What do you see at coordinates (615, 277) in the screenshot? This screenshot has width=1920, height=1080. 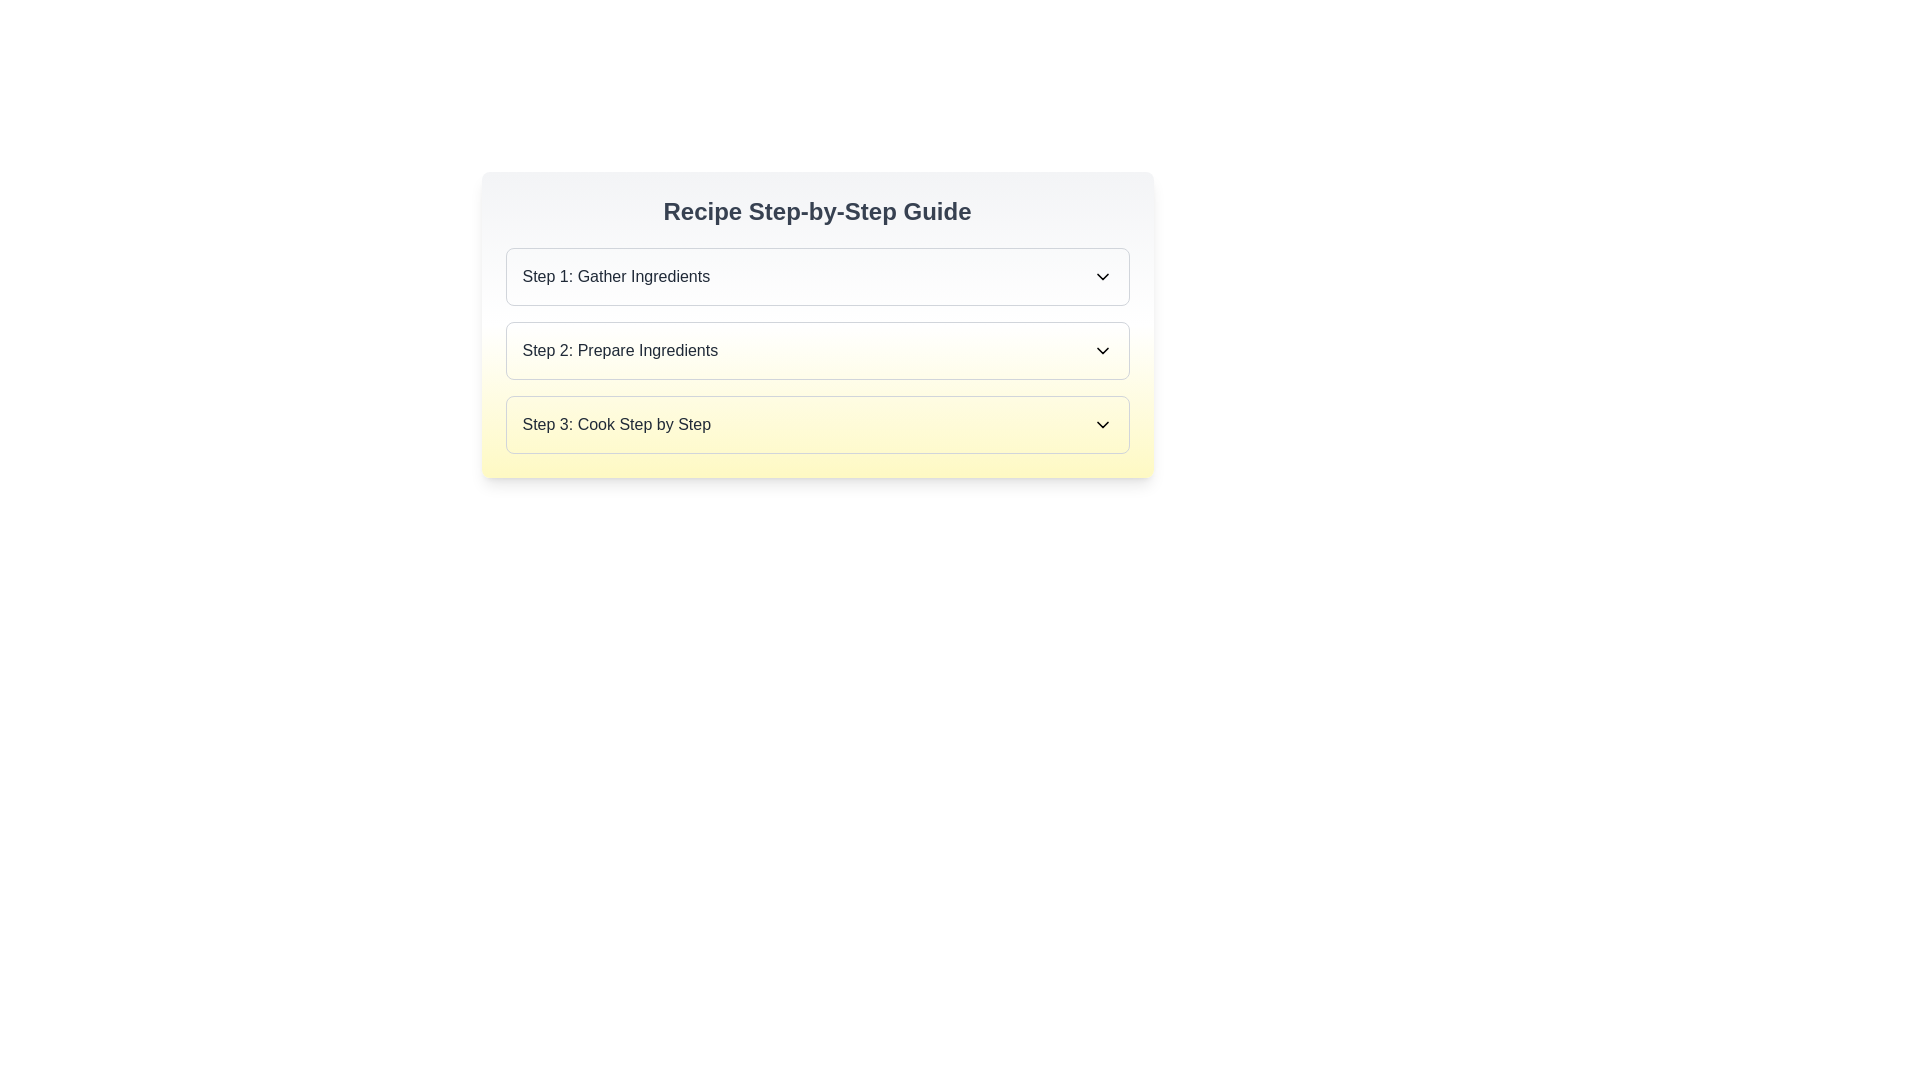 I see `the text label displaying 'Step 1: Gather Ingredients'` at bounding box center [615, 277].